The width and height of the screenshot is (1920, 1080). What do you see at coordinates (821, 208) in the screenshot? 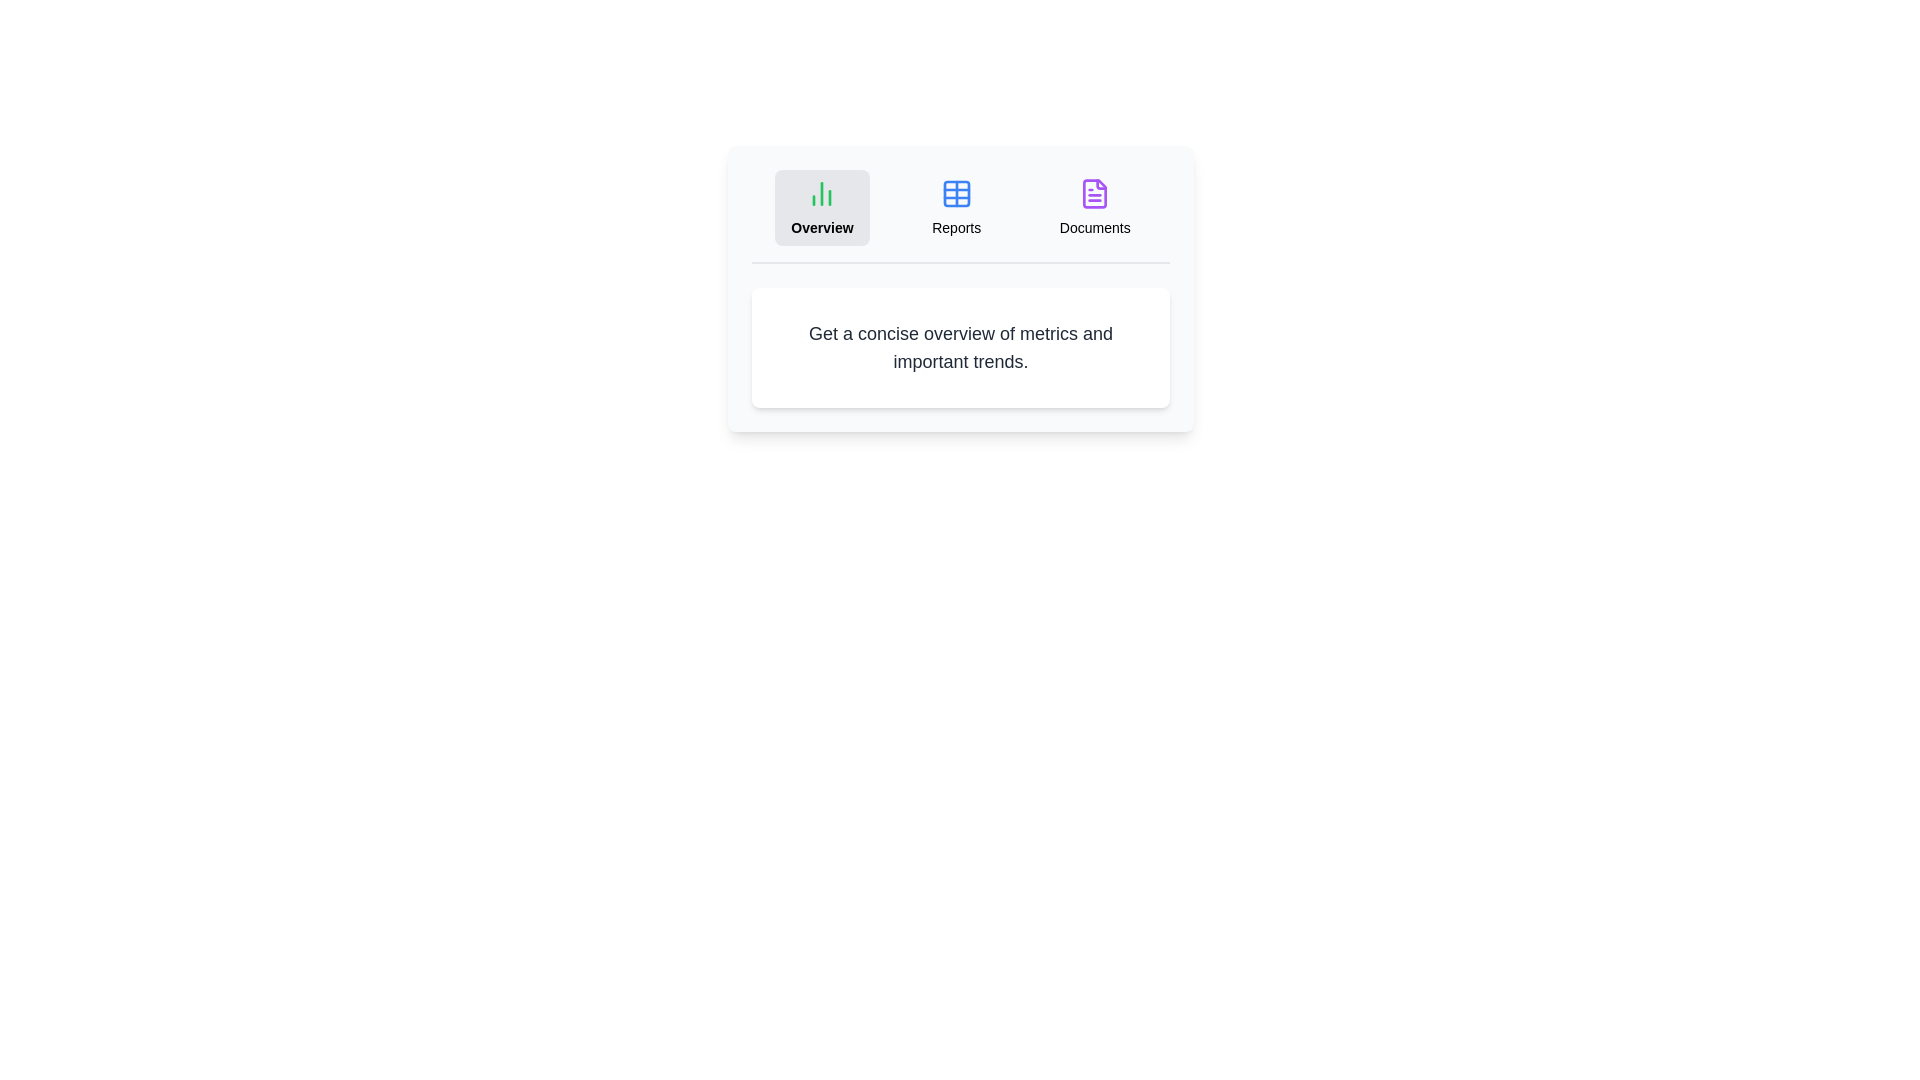
I see `the Overview tab button to switch to the corresponding tab` at bounding box center [821, 208].